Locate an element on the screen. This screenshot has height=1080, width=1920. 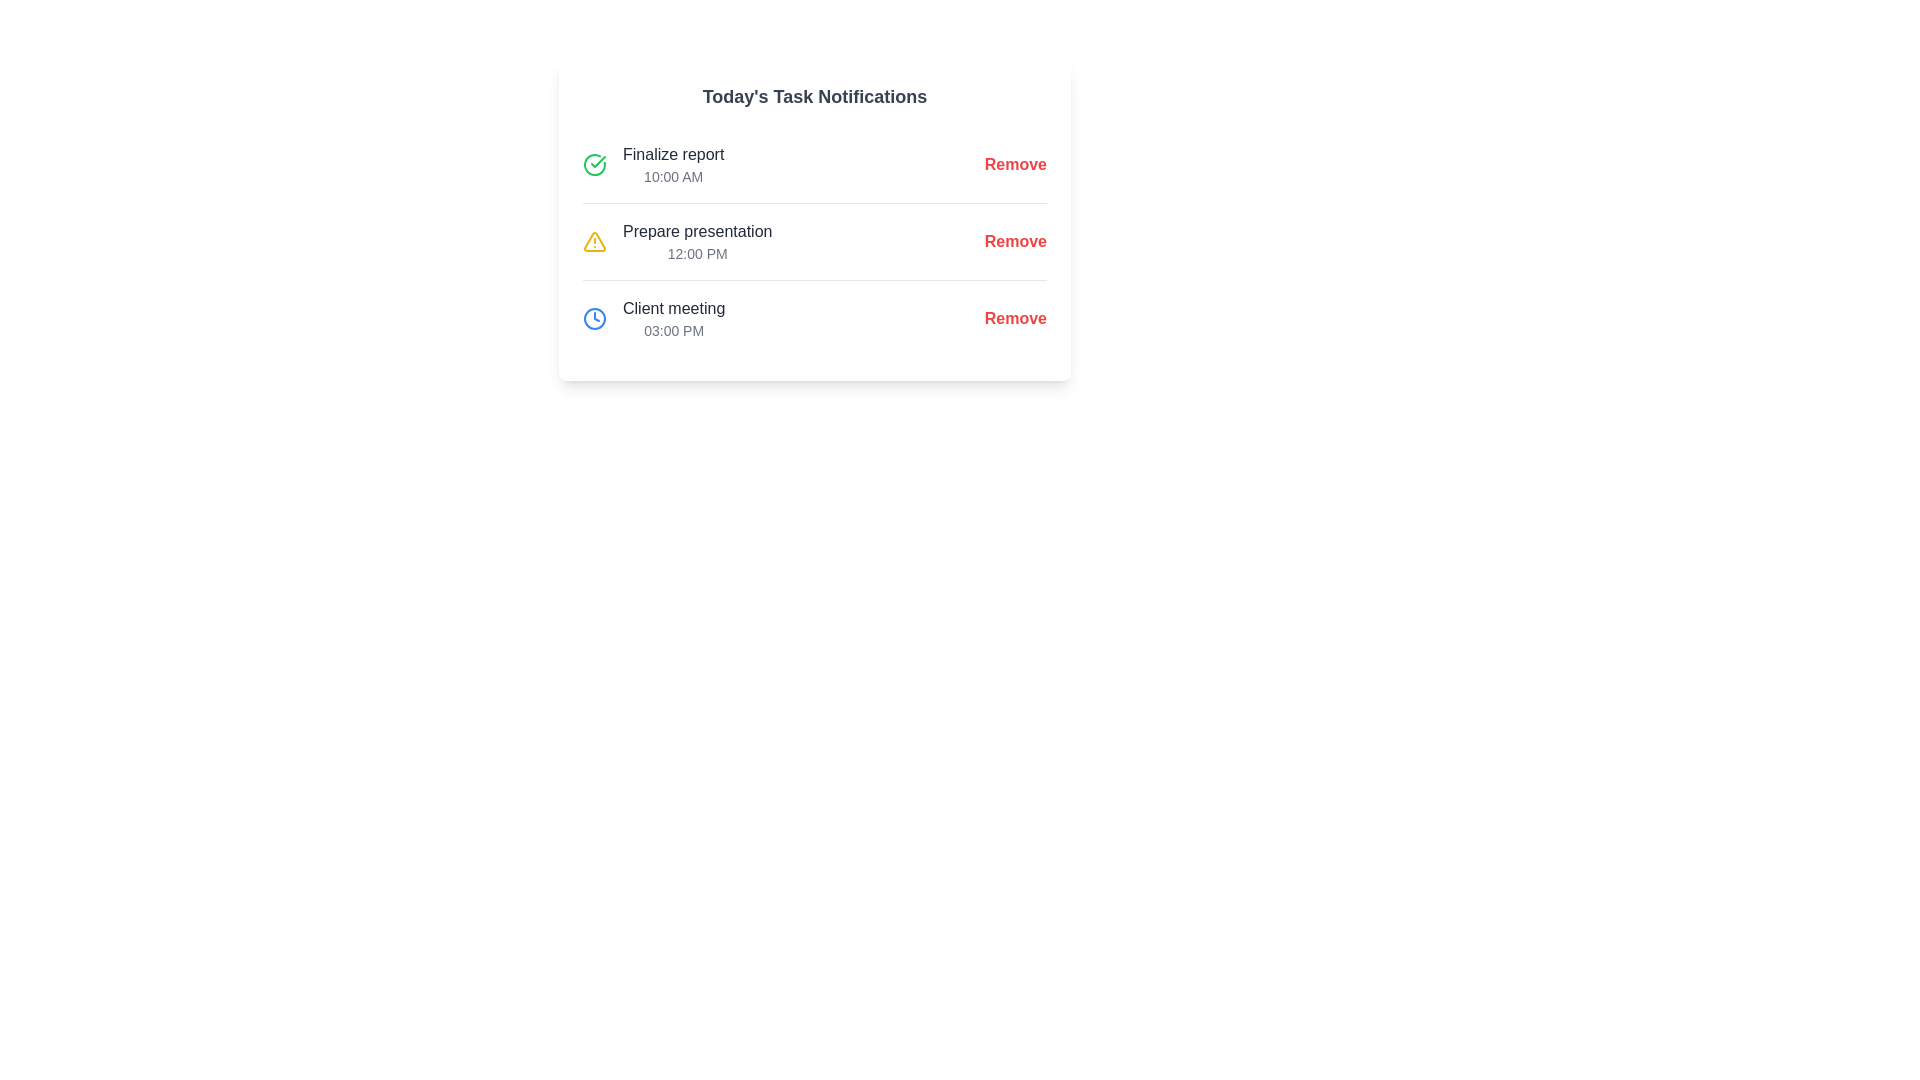
the circular blue outlined clock icon representing the notification for 'Client meeting 03:00 PM' is located at coordinates (594, 318).